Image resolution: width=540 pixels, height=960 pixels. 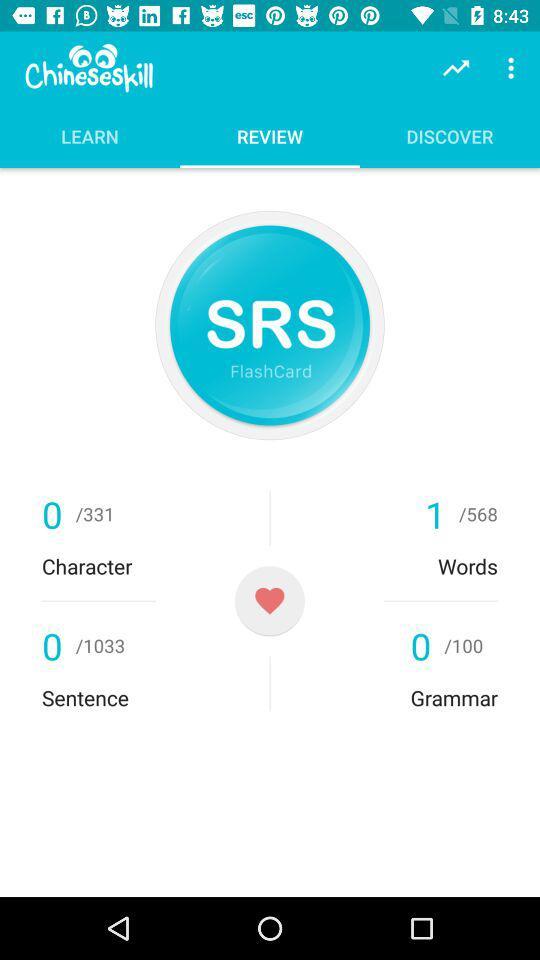 What do you see at coordinates (270, 325) in the screenshot?
I see `click for flashcard` at bounding box center [270, 325].